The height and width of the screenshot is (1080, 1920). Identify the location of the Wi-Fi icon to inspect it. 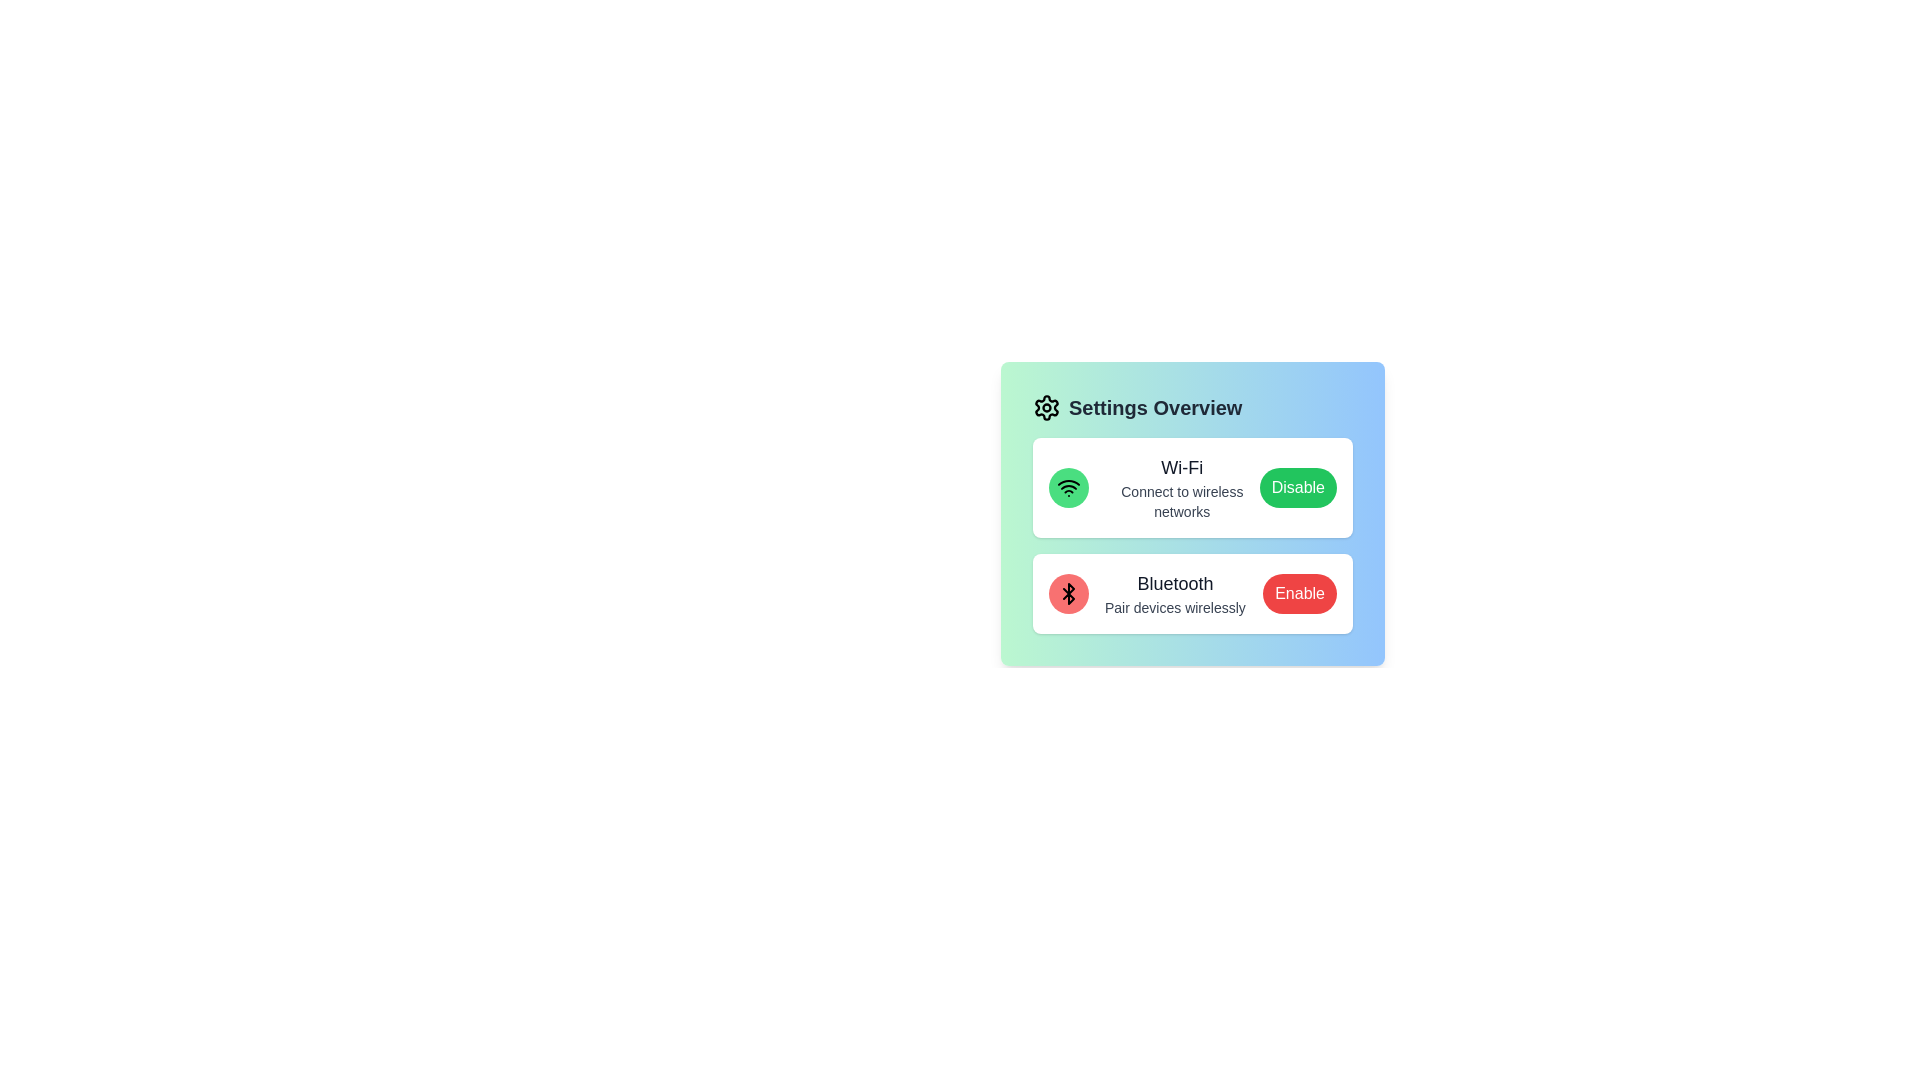
(1068, 488).